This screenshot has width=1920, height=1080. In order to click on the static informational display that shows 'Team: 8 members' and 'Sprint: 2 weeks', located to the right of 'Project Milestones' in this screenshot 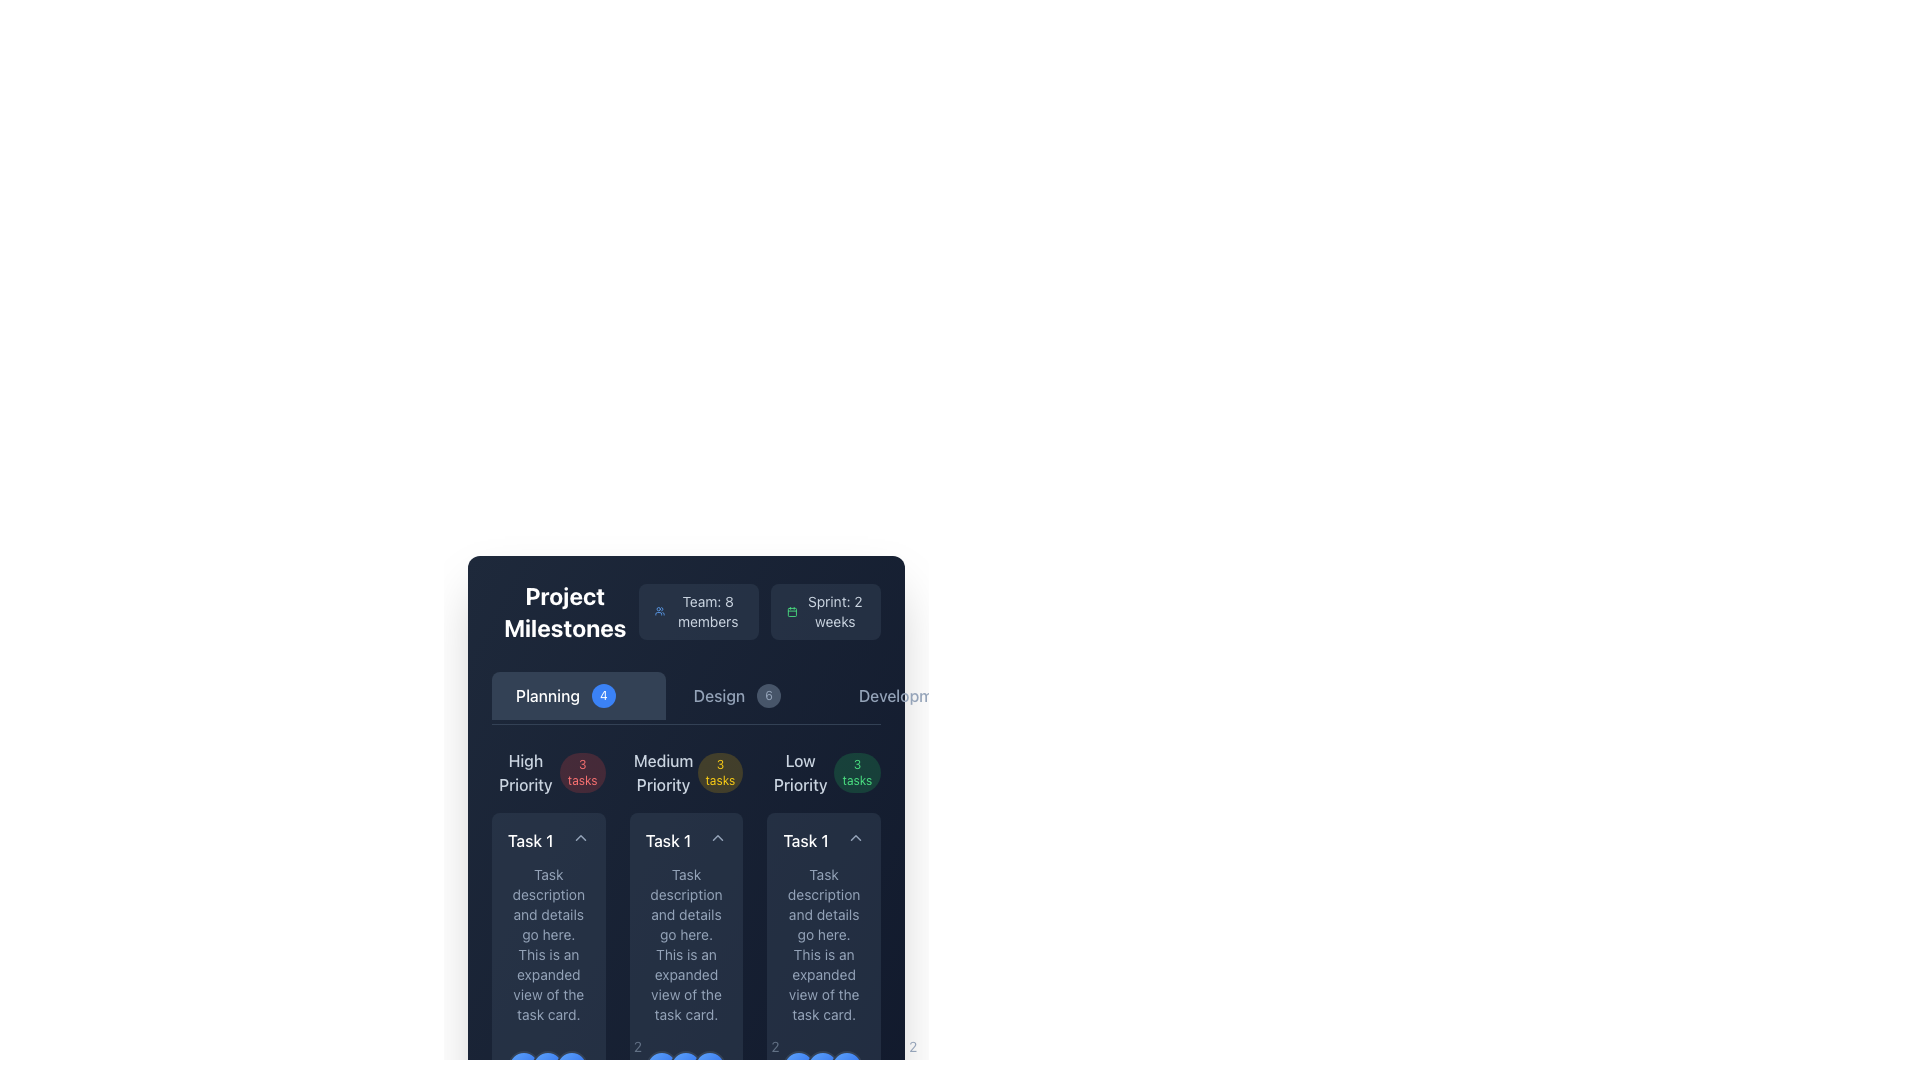, I will do `click(758, 611)`.